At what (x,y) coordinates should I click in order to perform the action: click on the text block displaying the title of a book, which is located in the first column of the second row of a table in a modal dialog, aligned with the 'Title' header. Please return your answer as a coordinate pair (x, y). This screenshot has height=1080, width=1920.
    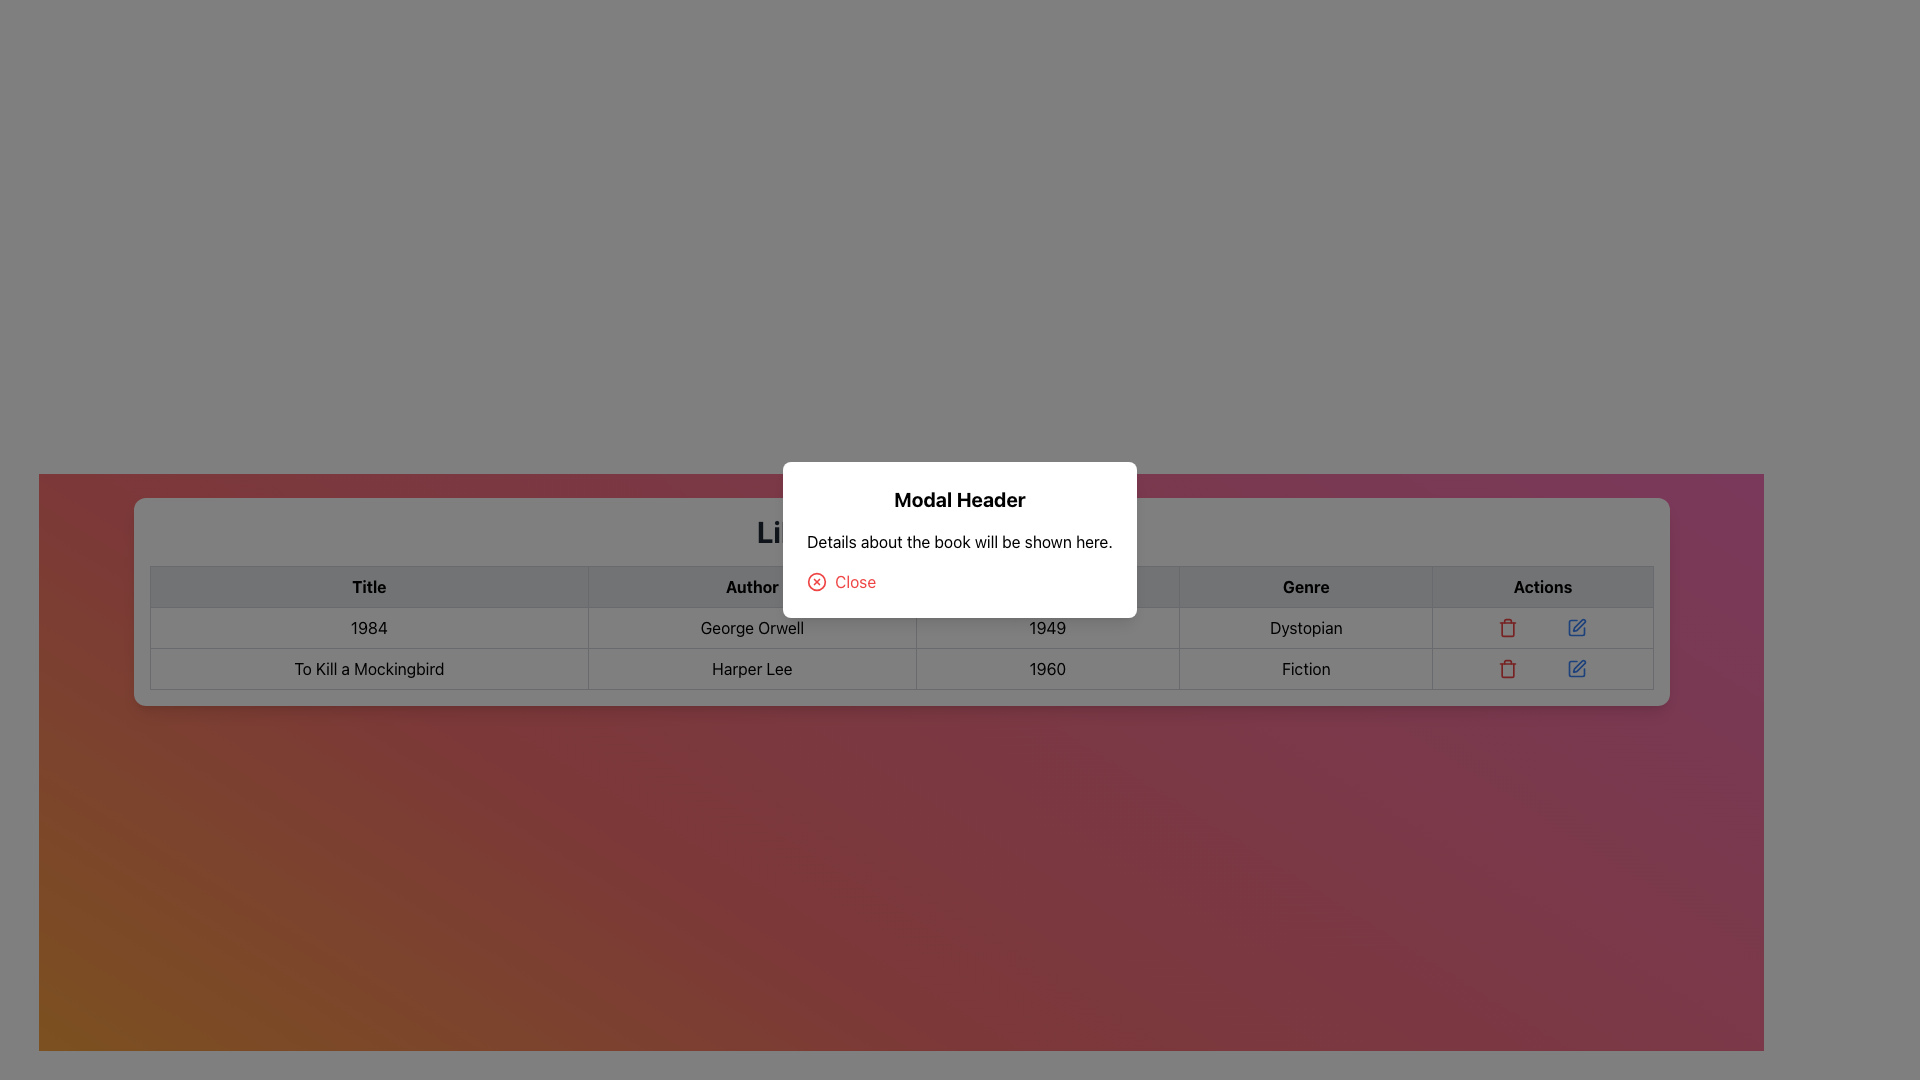
    Looking at the image, I should click on (369, 668).